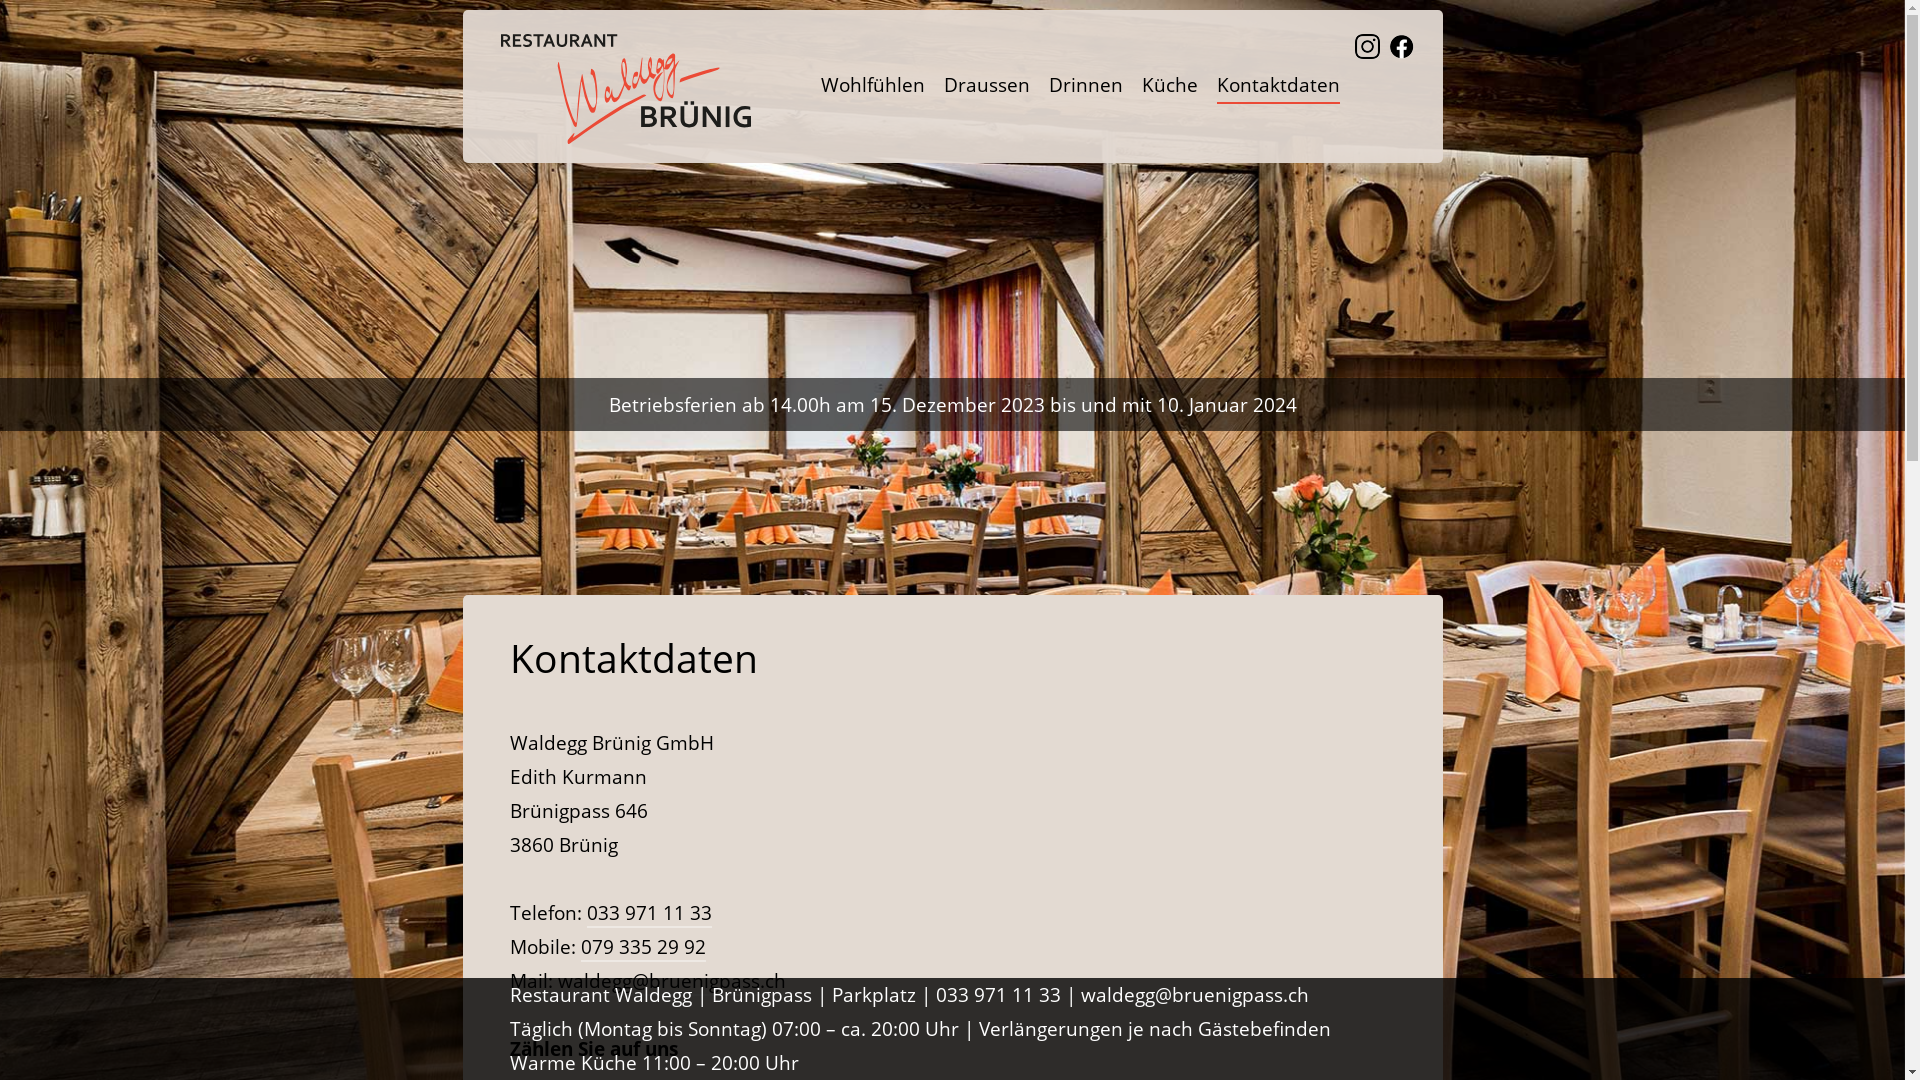 Image resolution: width=1920 pixels, height=1080 pixels. Describe the element at coordinates (649, 914) in the screenshot. I see `'033 971 11 33'` at that location.